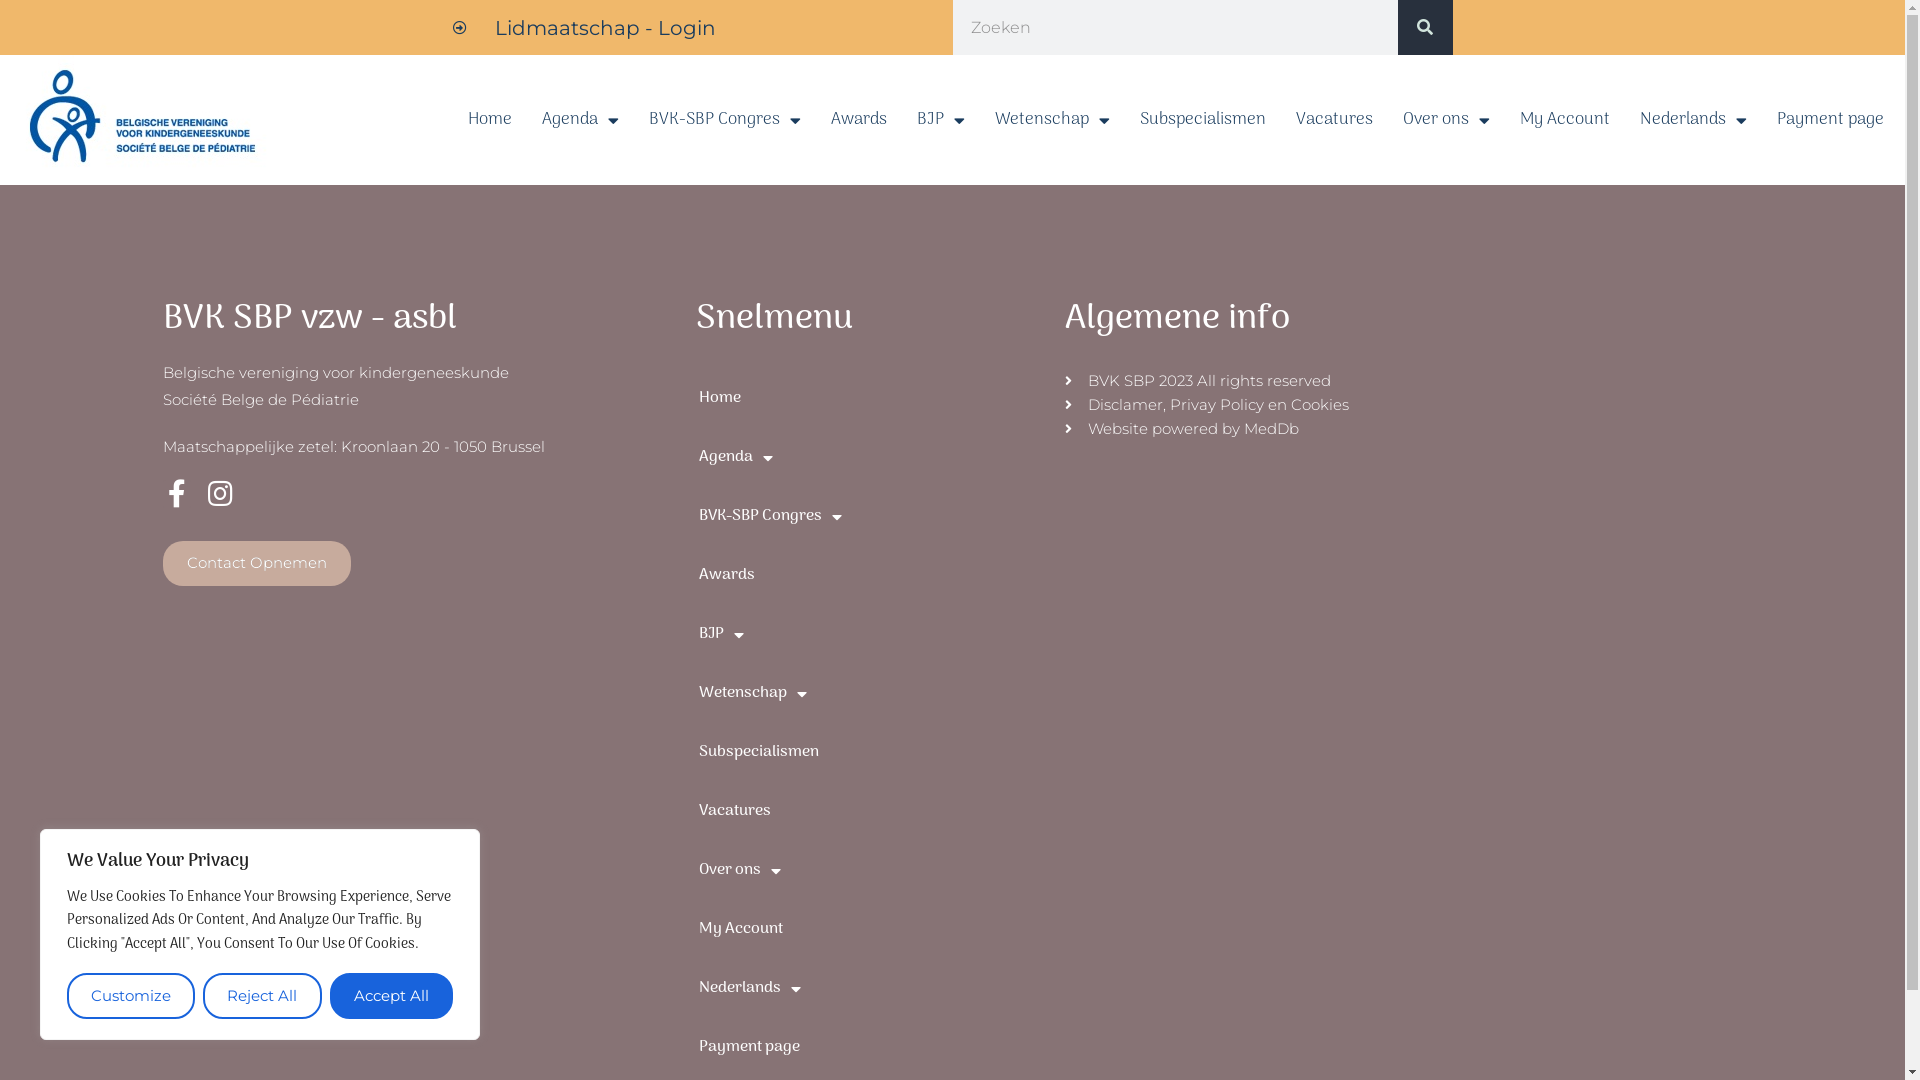  I want to click on 'Reject All', so click(261, 995).